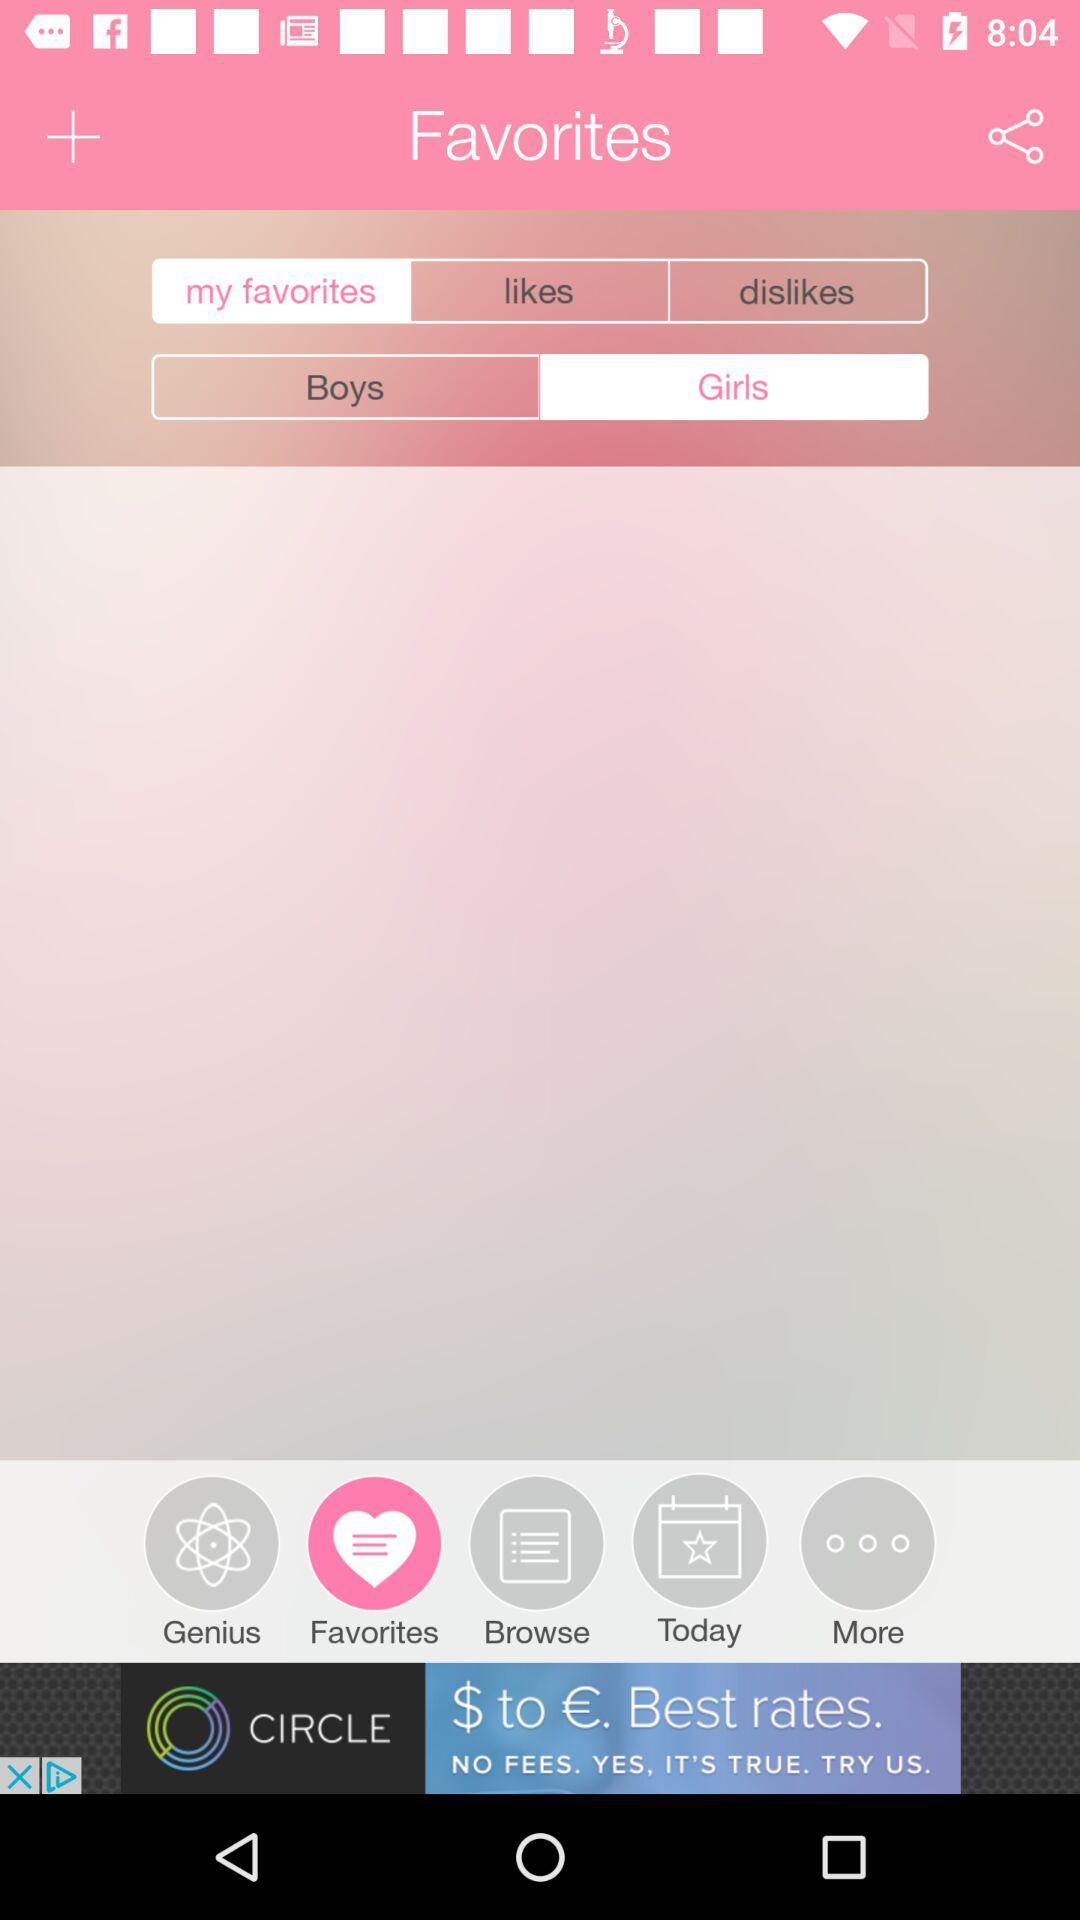  What do you see at coordinates (538, 290) in the screenshot?
I see `show what user likes` at bounding box center [538, 290].